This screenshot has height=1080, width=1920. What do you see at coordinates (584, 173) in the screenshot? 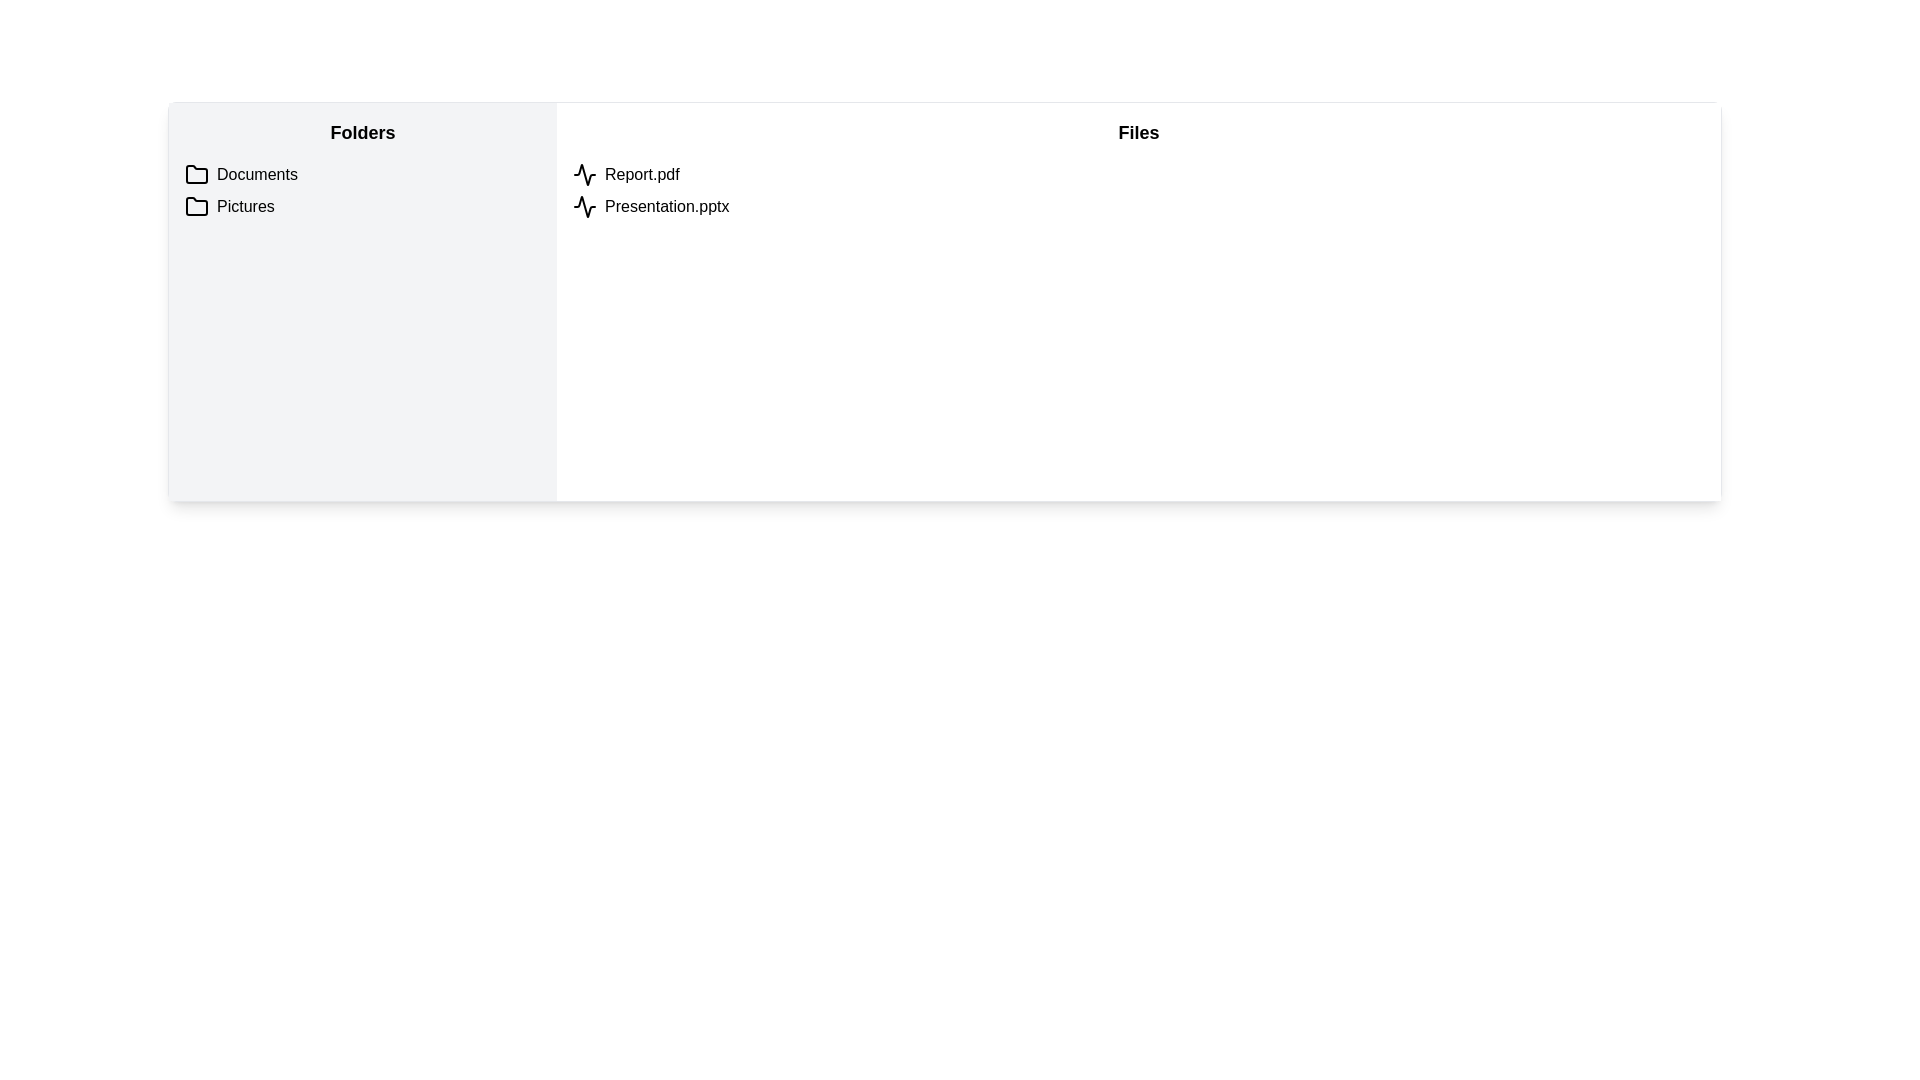
I see `the small graphical icon resembling a waveform, located in the 'Files' section next to the label 'Report.pdf'` at bounding box center [584, 173].